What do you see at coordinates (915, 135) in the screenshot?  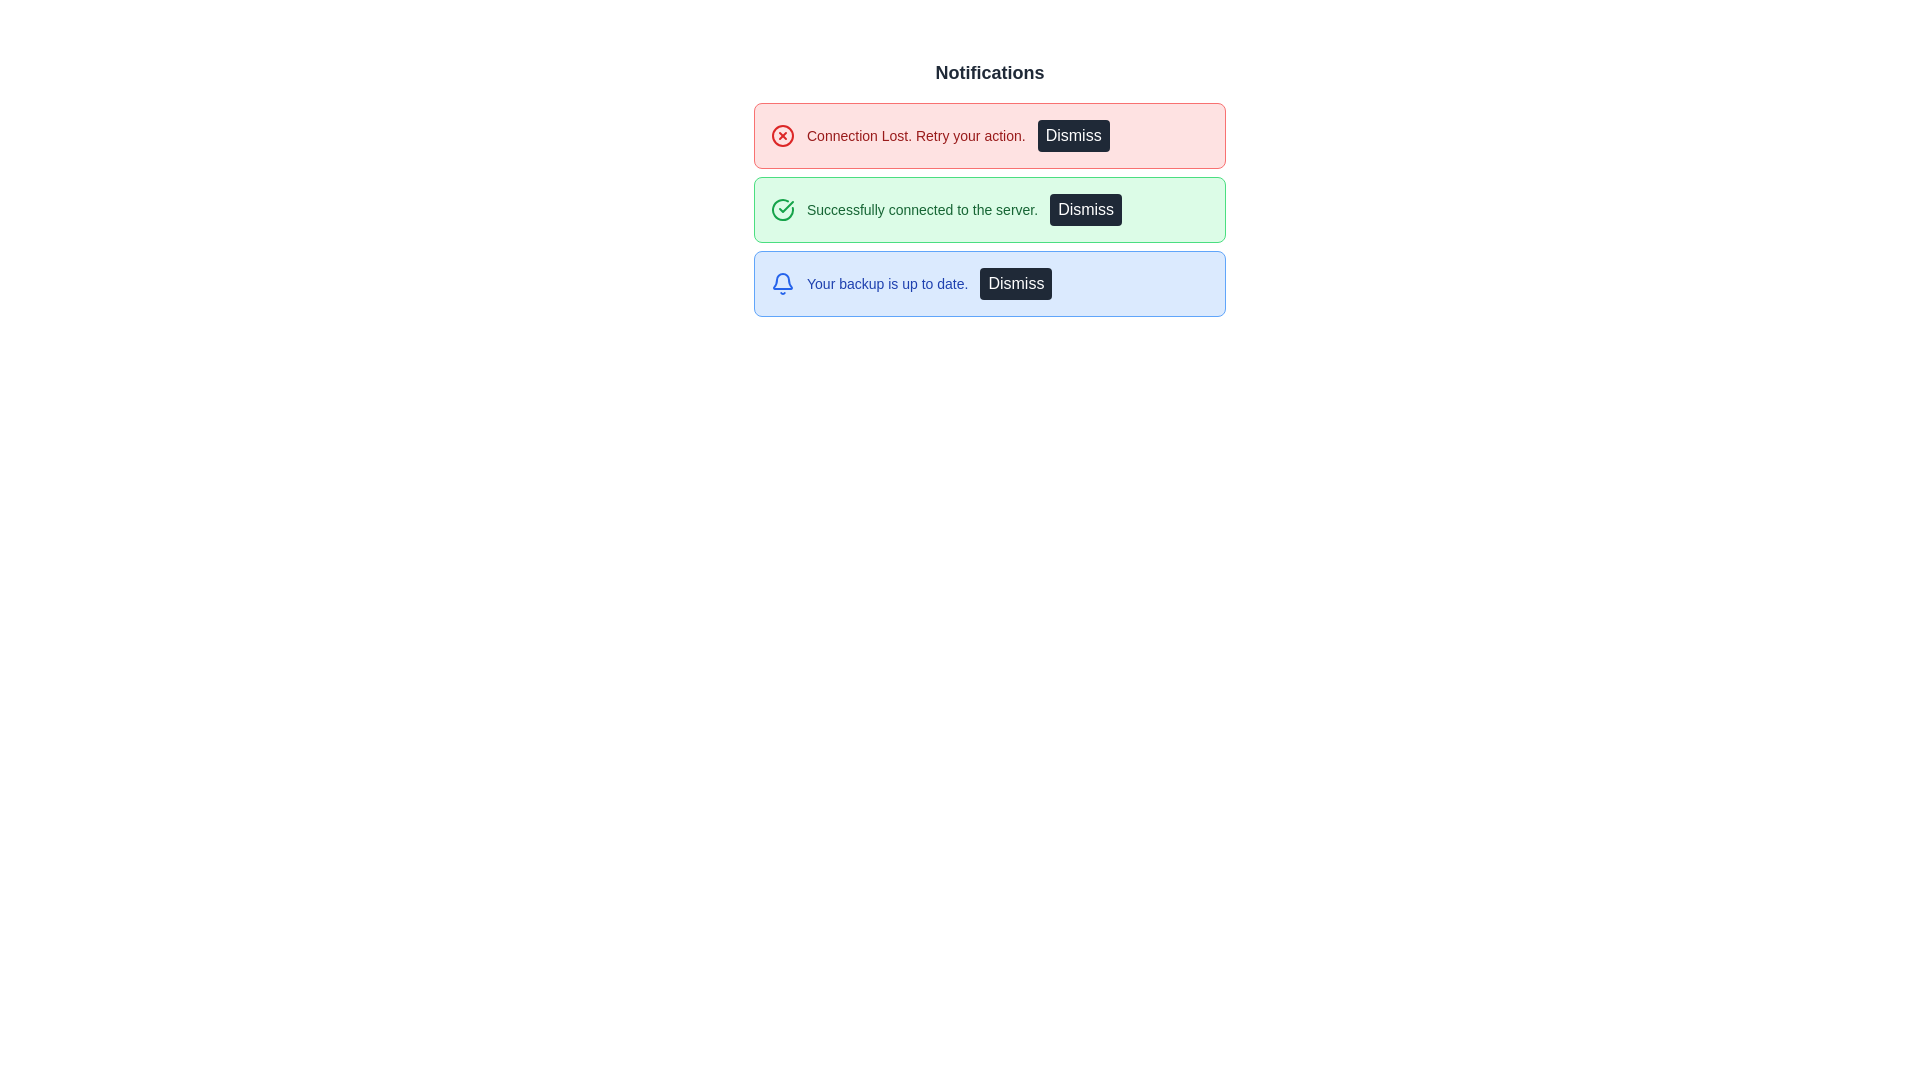 I see `the error message text displaying a lost connection notification, which is located in the first notification box, next to a red cross icon and before the 'Dismiss' button` at bounding box center [915, 135].